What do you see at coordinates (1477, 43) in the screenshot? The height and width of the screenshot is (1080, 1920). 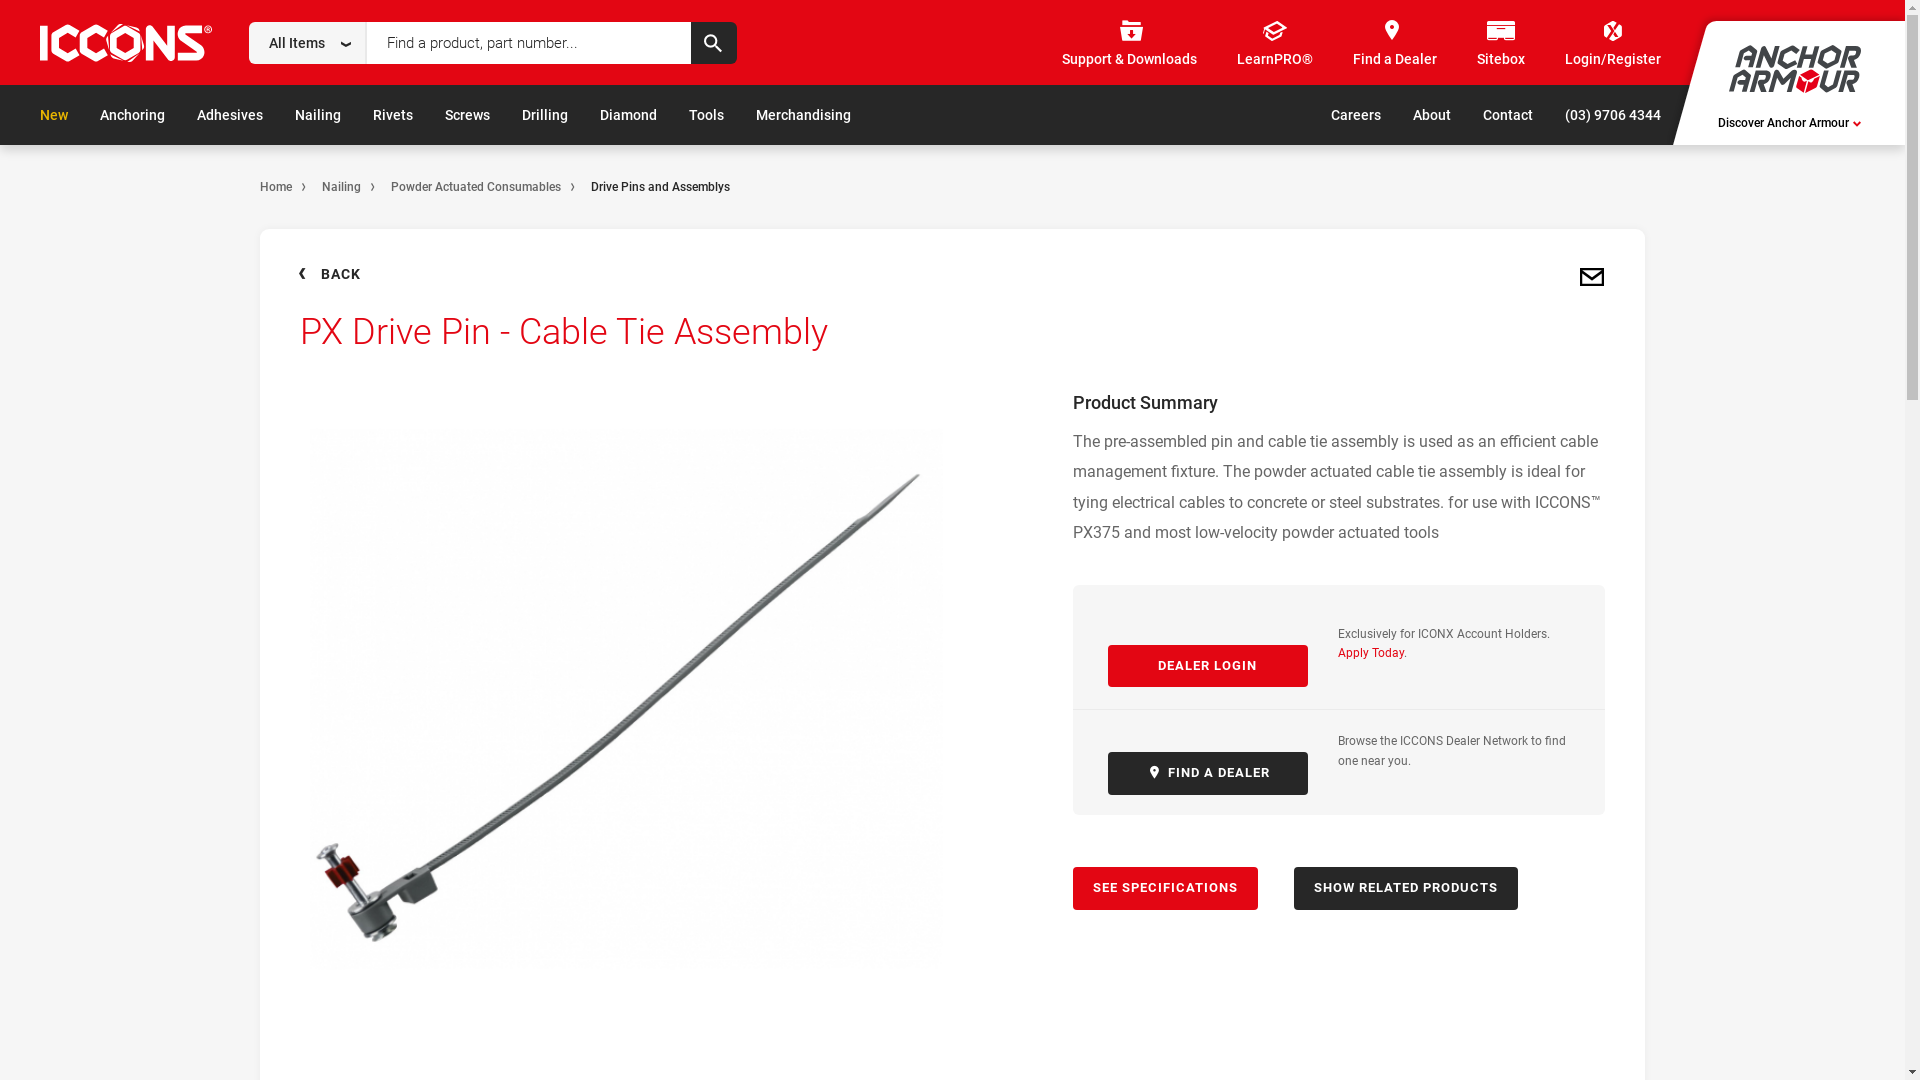 I see `'Sitebox'` at bounding box center [1477, 43].